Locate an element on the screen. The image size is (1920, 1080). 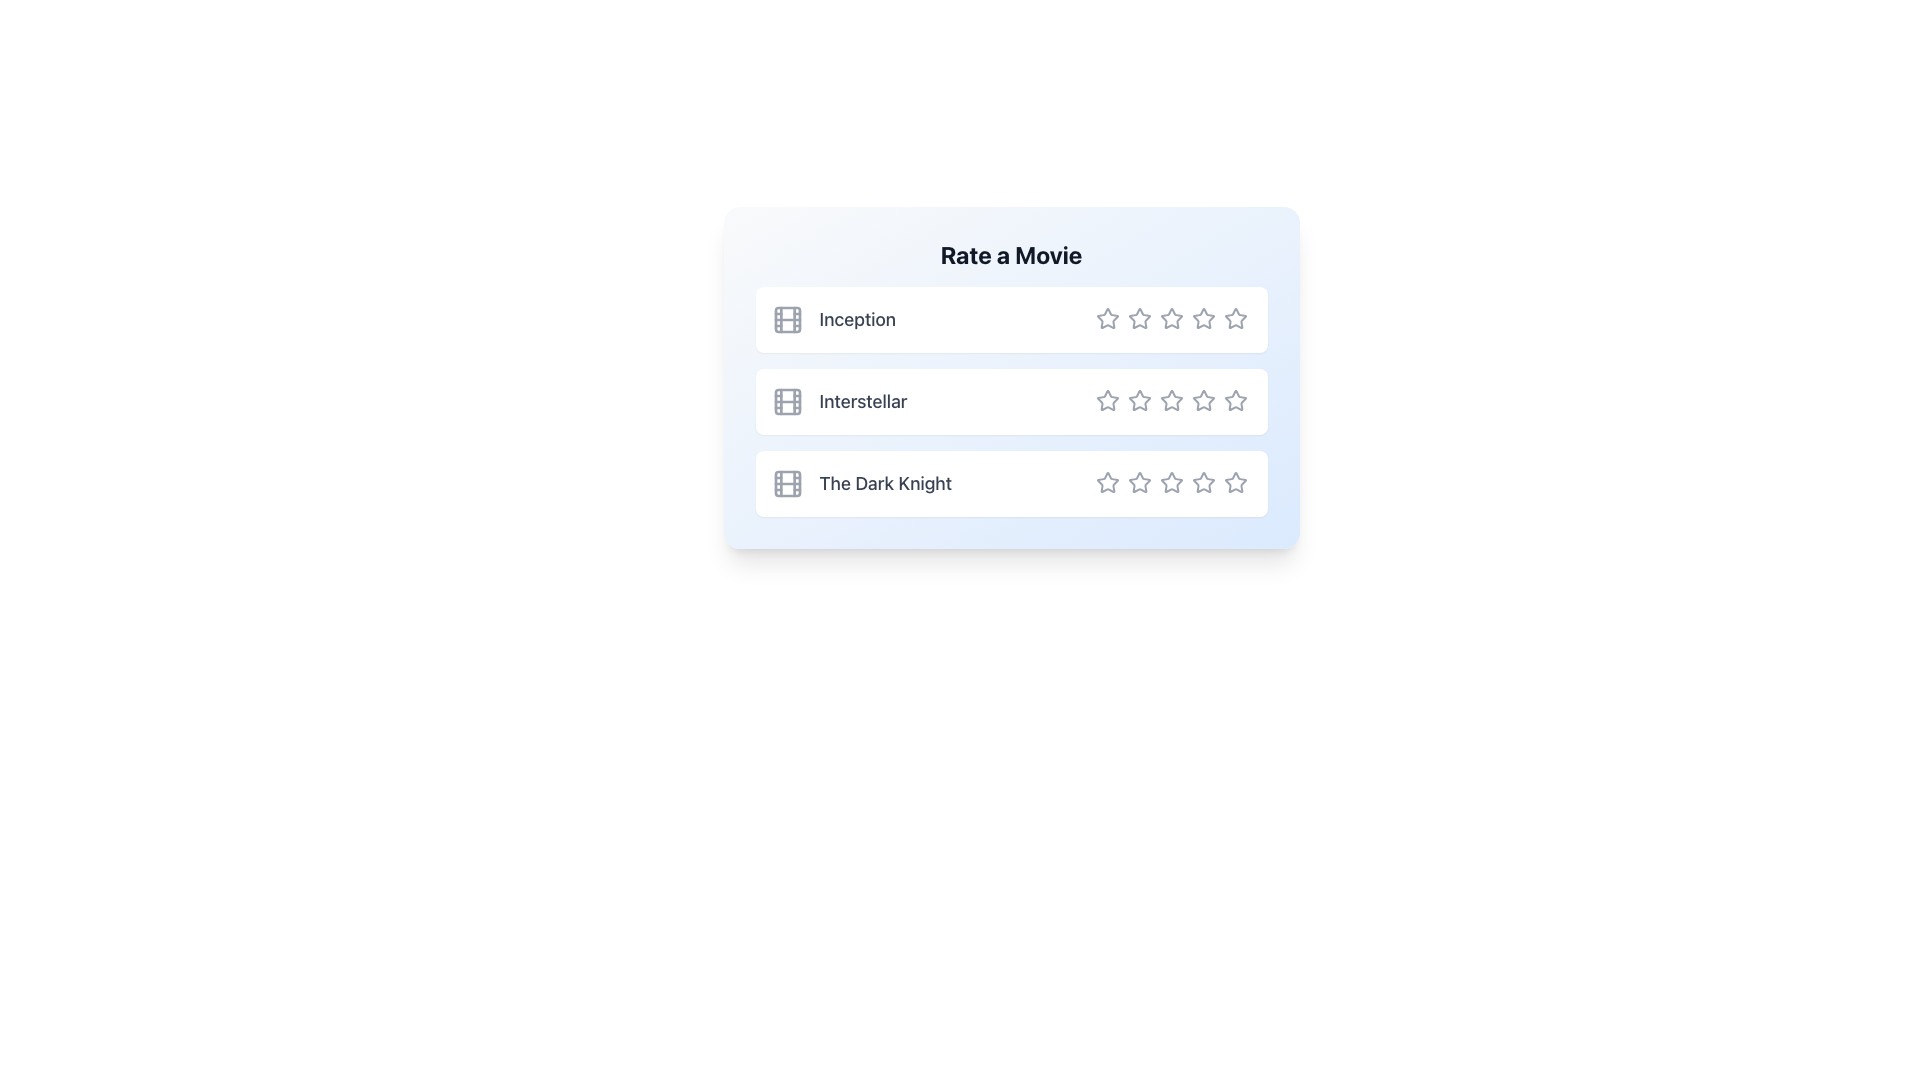
the second rating star in the group of five stars for the movie 'Interstellar' is located at coordinates (1106, 400).